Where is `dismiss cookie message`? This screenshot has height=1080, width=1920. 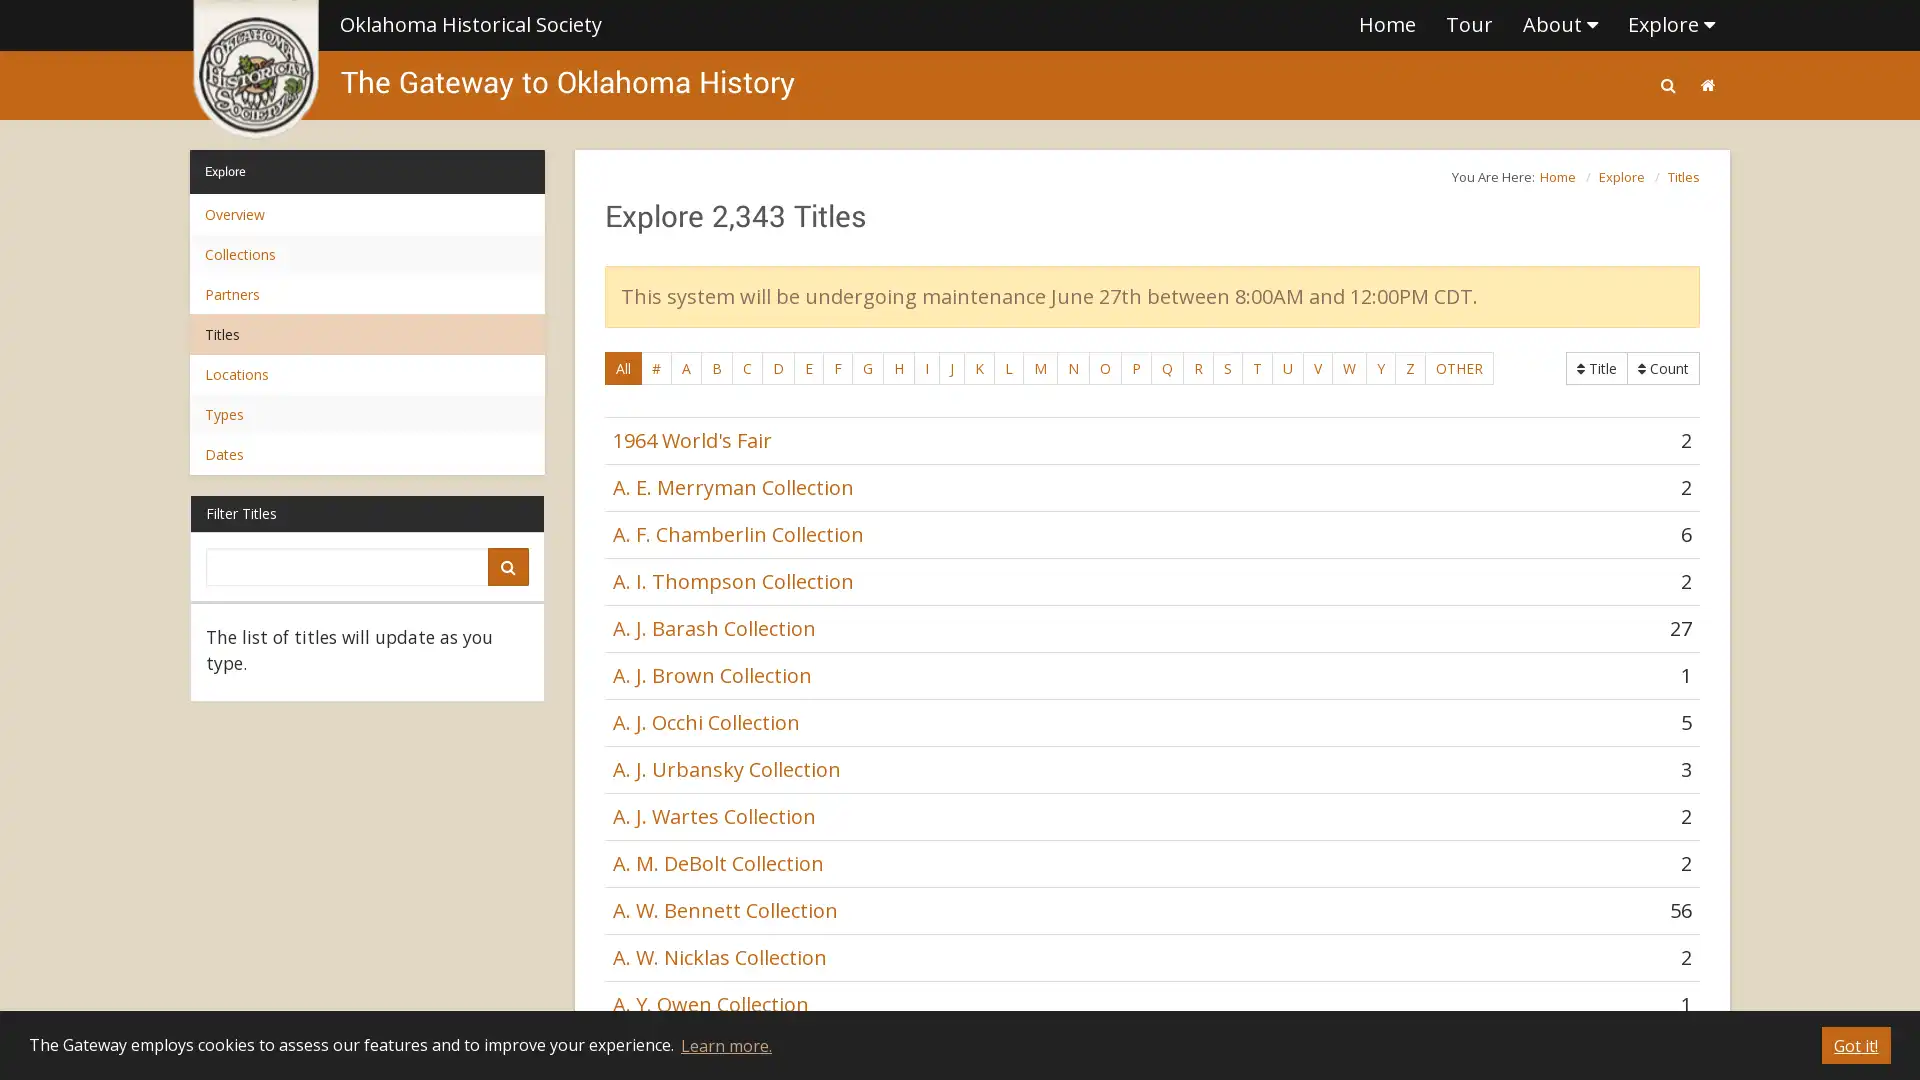
dismiss cookie message is located at coordinates (1855, 1044).